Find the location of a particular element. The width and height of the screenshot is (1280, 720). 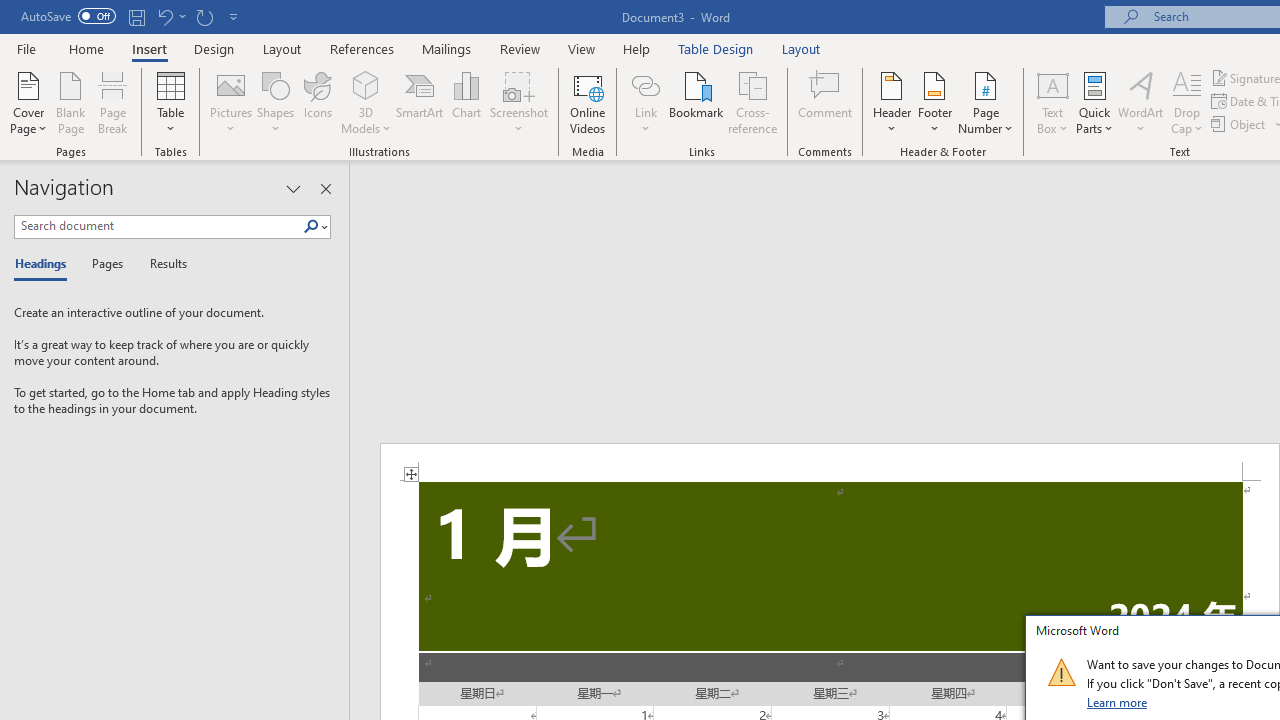

'Results' is located at coordinates (161, 264).